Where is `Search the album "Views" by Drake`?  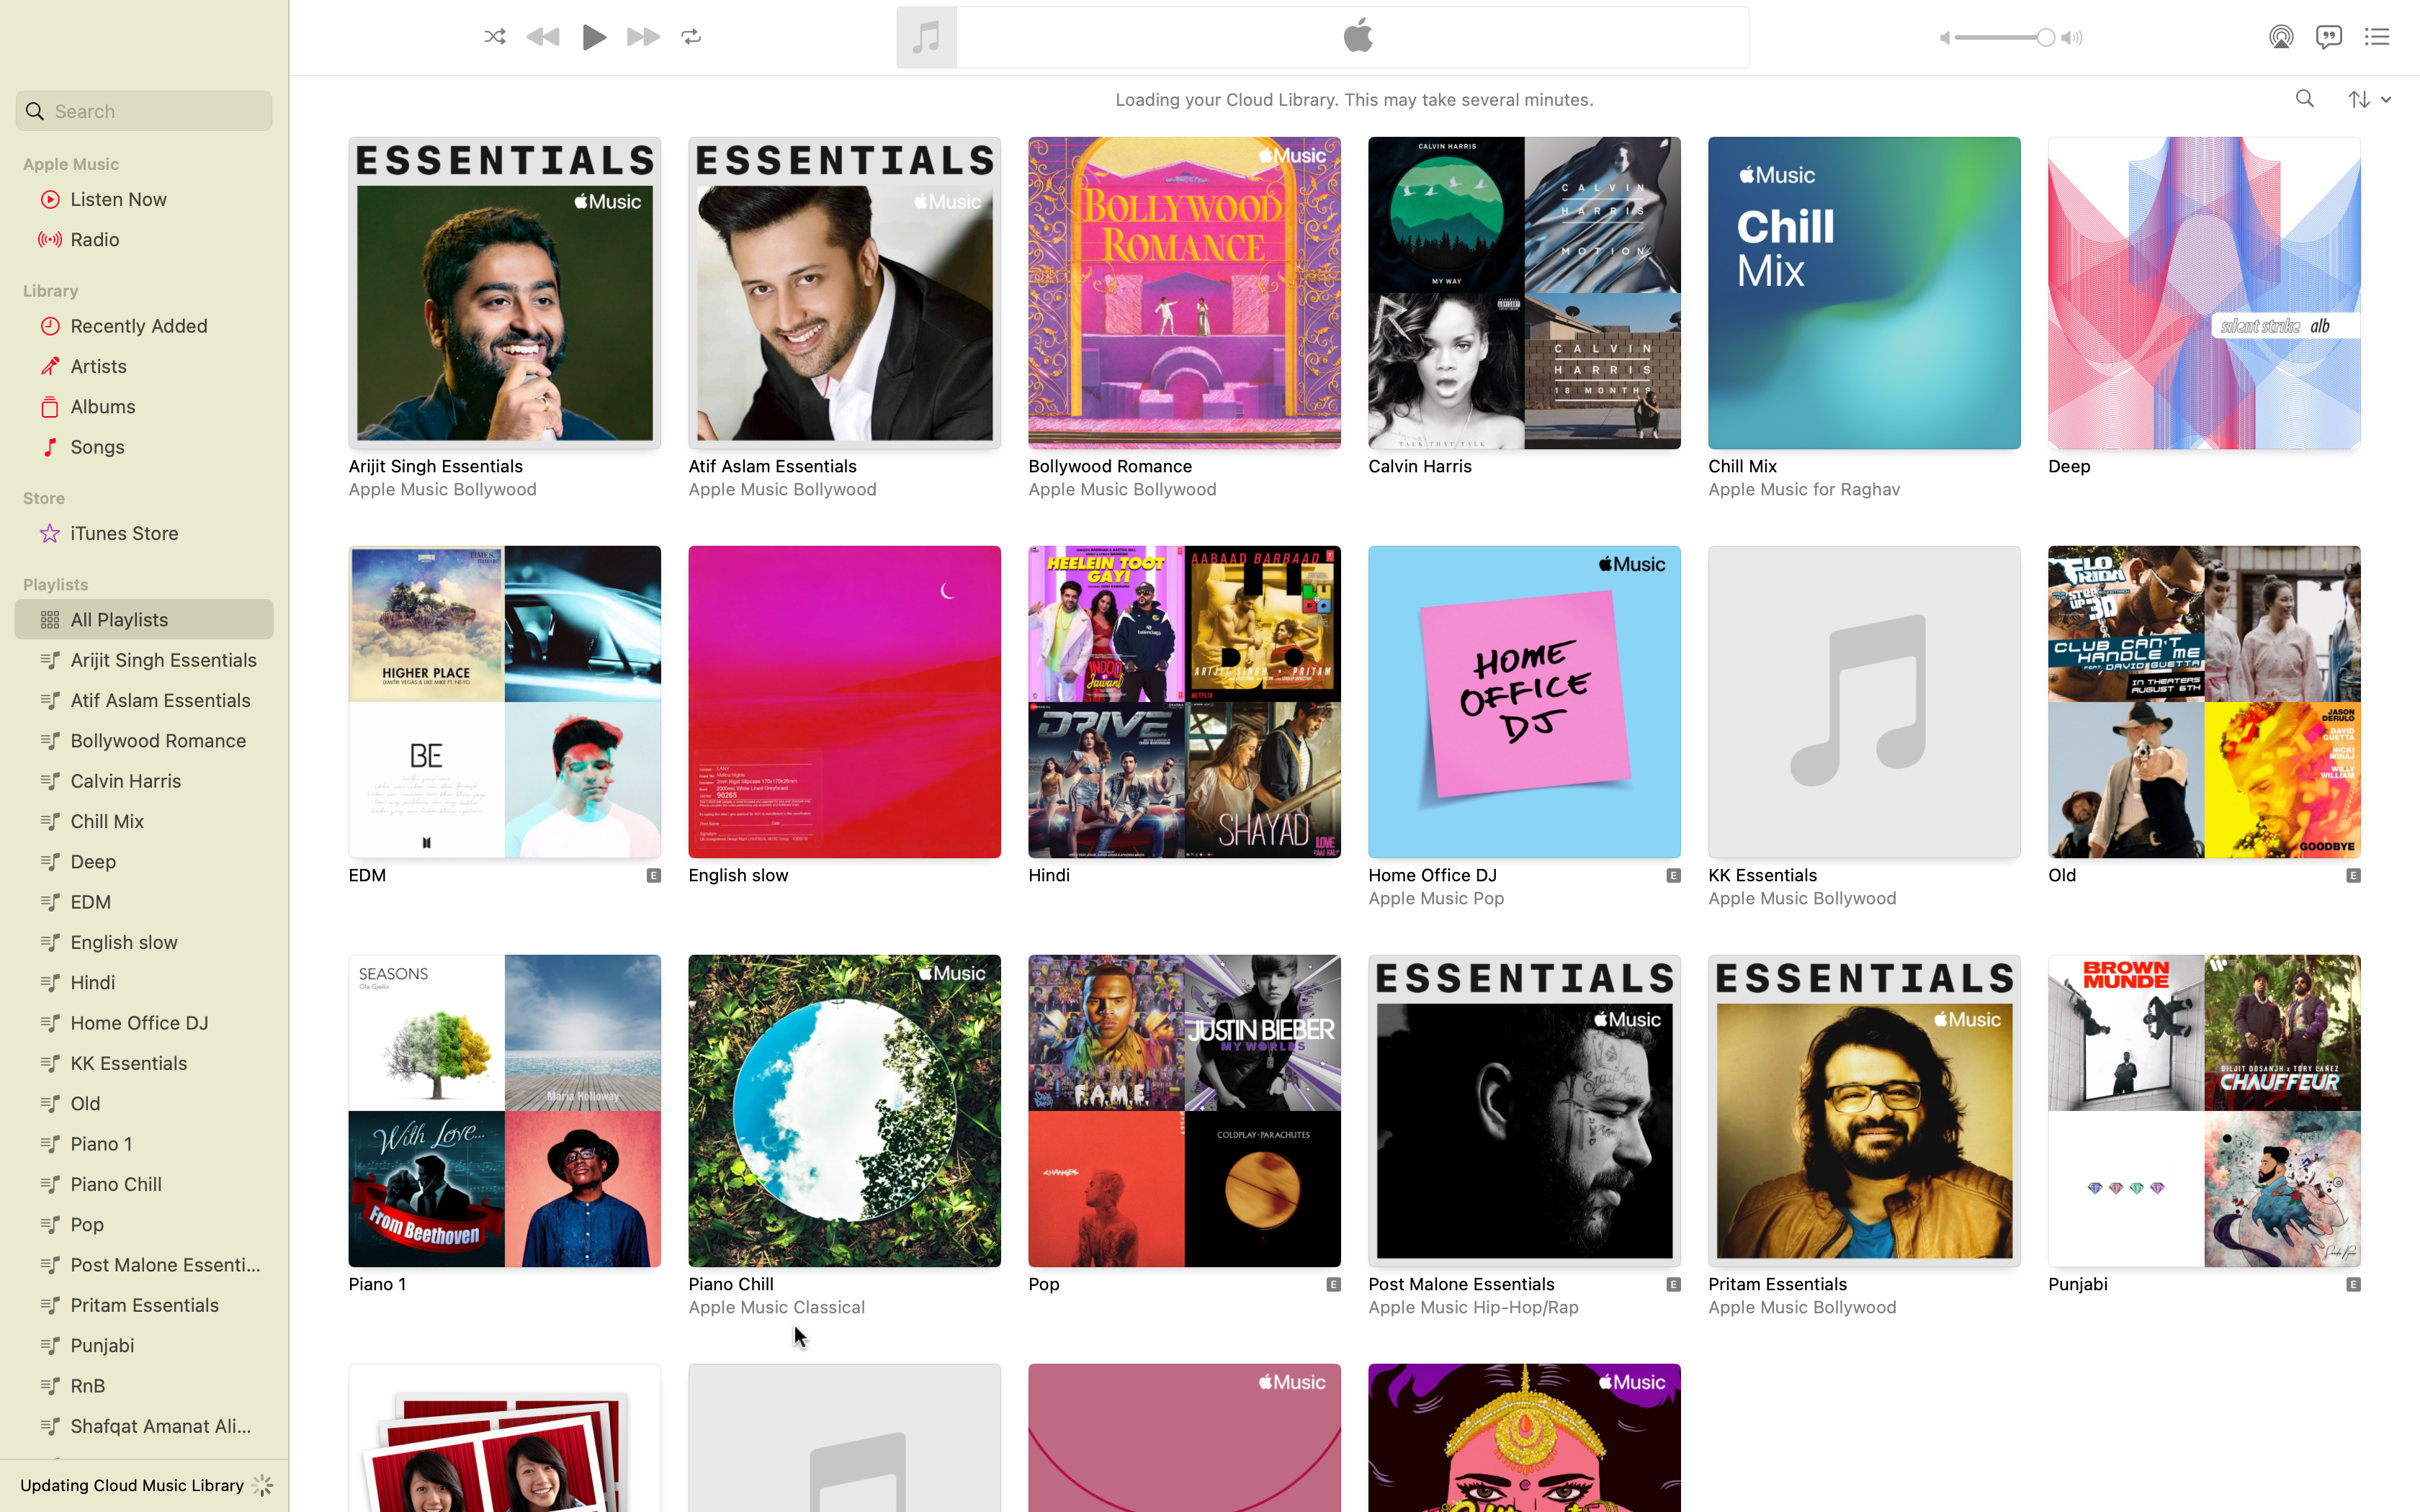 Search the album "Views" by Drake is located at coordinates (2305, 99).